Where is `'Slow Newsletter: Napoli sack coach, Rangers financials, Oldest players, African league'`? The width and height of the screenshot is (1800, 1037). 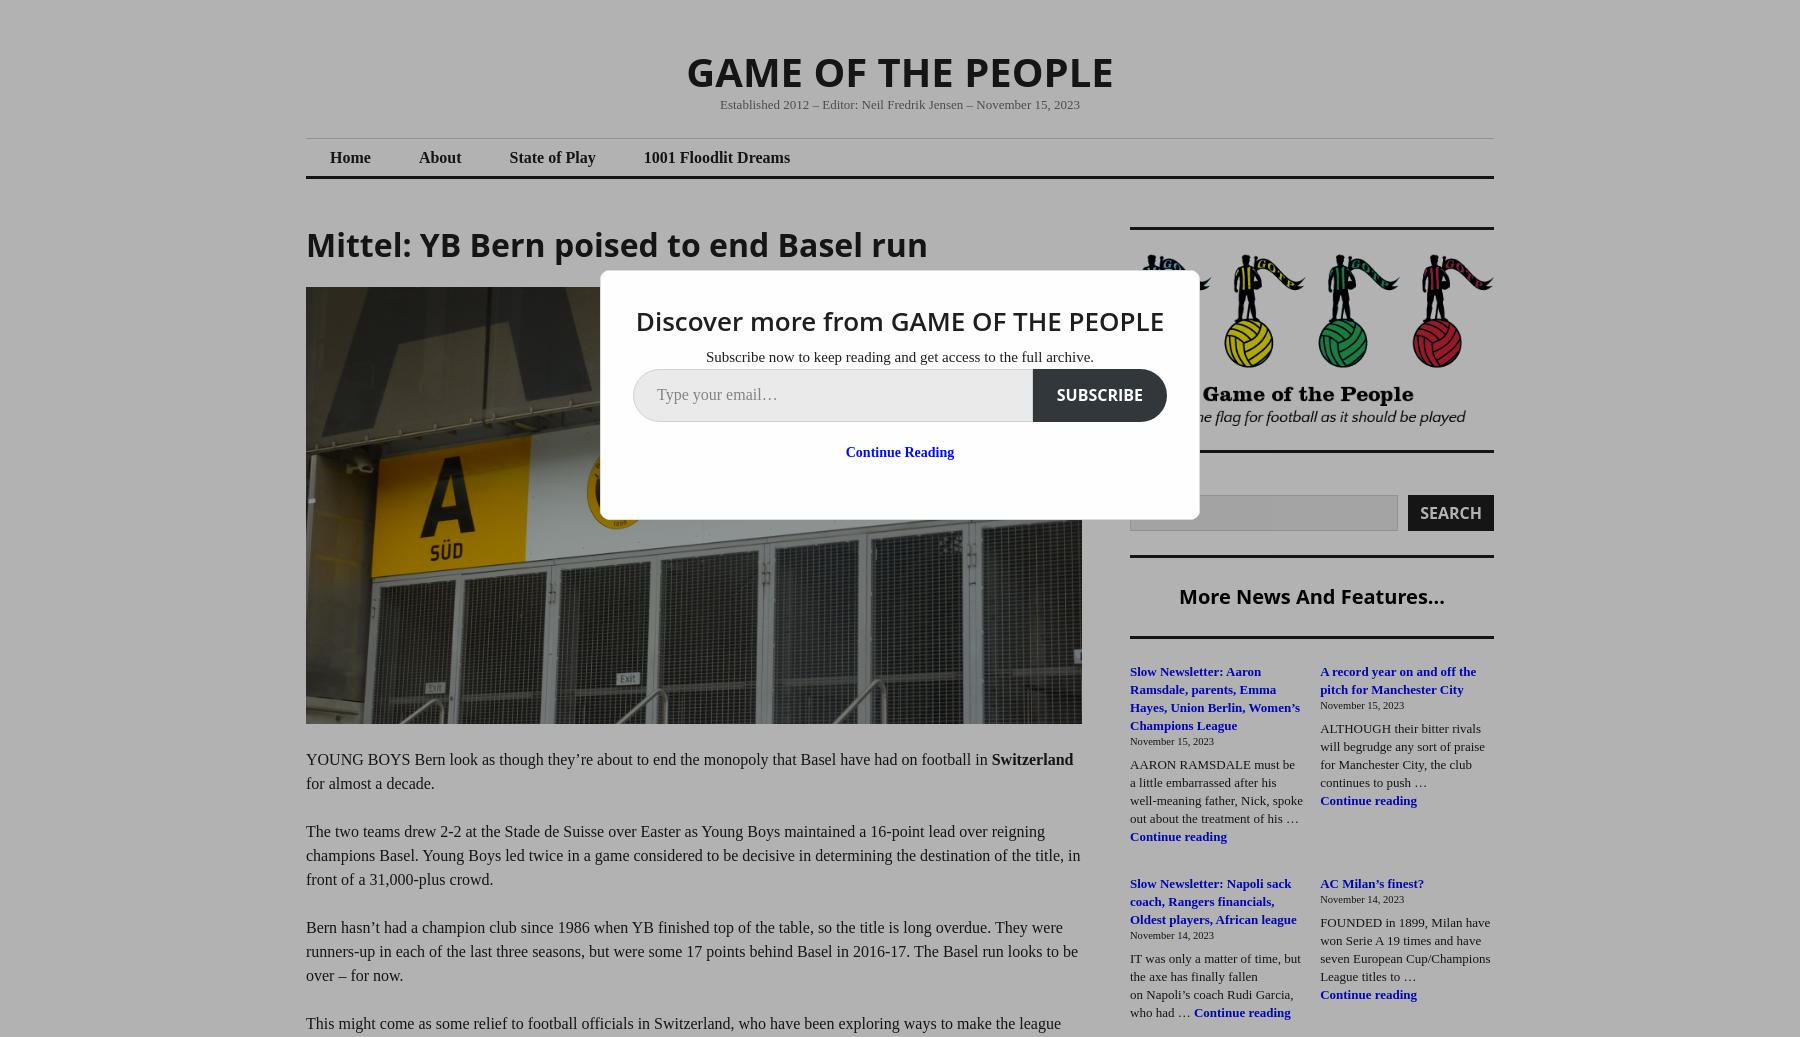 'Slow Newsletter: Napoli sack coach, Rangers financials, Oldest players, African league' is located at coordinates (1212, 900).